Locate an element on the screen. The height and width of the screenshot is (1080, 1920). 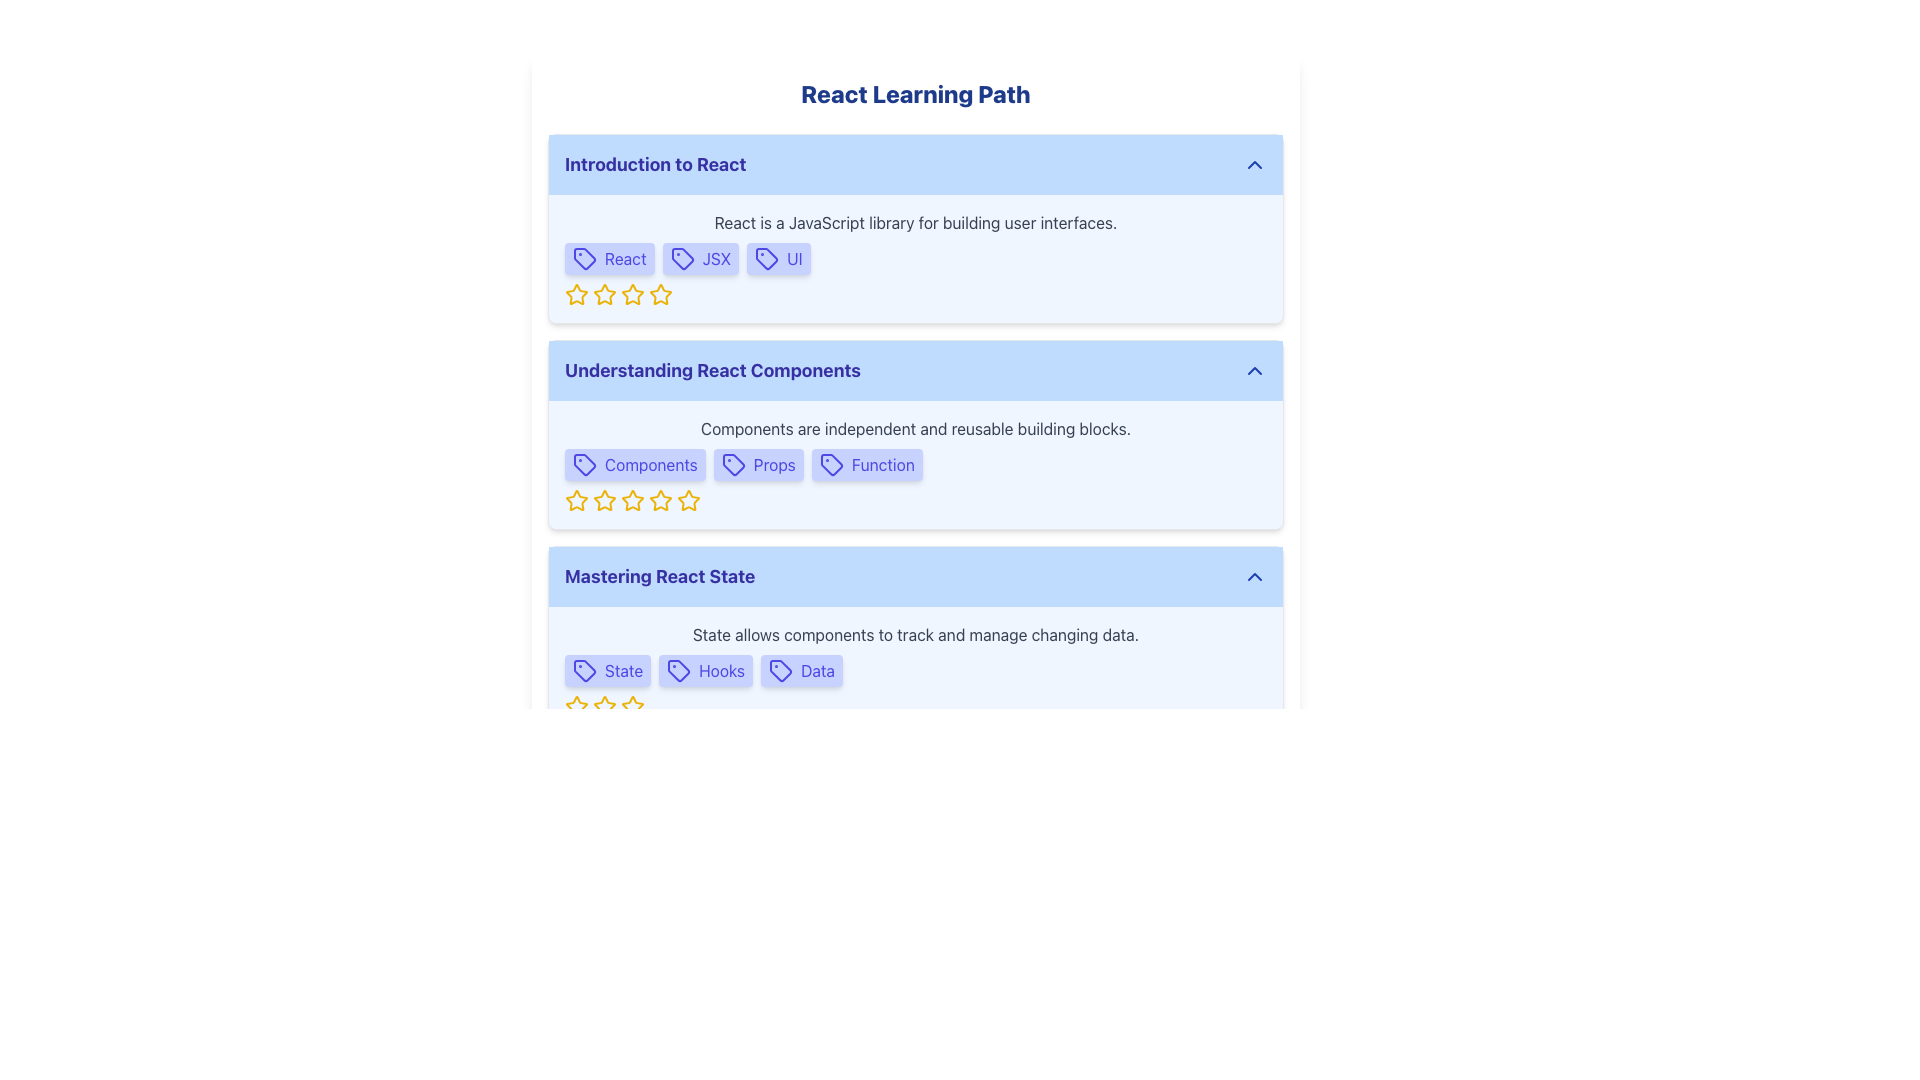
the sixth star icon in the 'Understanding React Components' section to provide a rating is located at coordinates (661, 500).